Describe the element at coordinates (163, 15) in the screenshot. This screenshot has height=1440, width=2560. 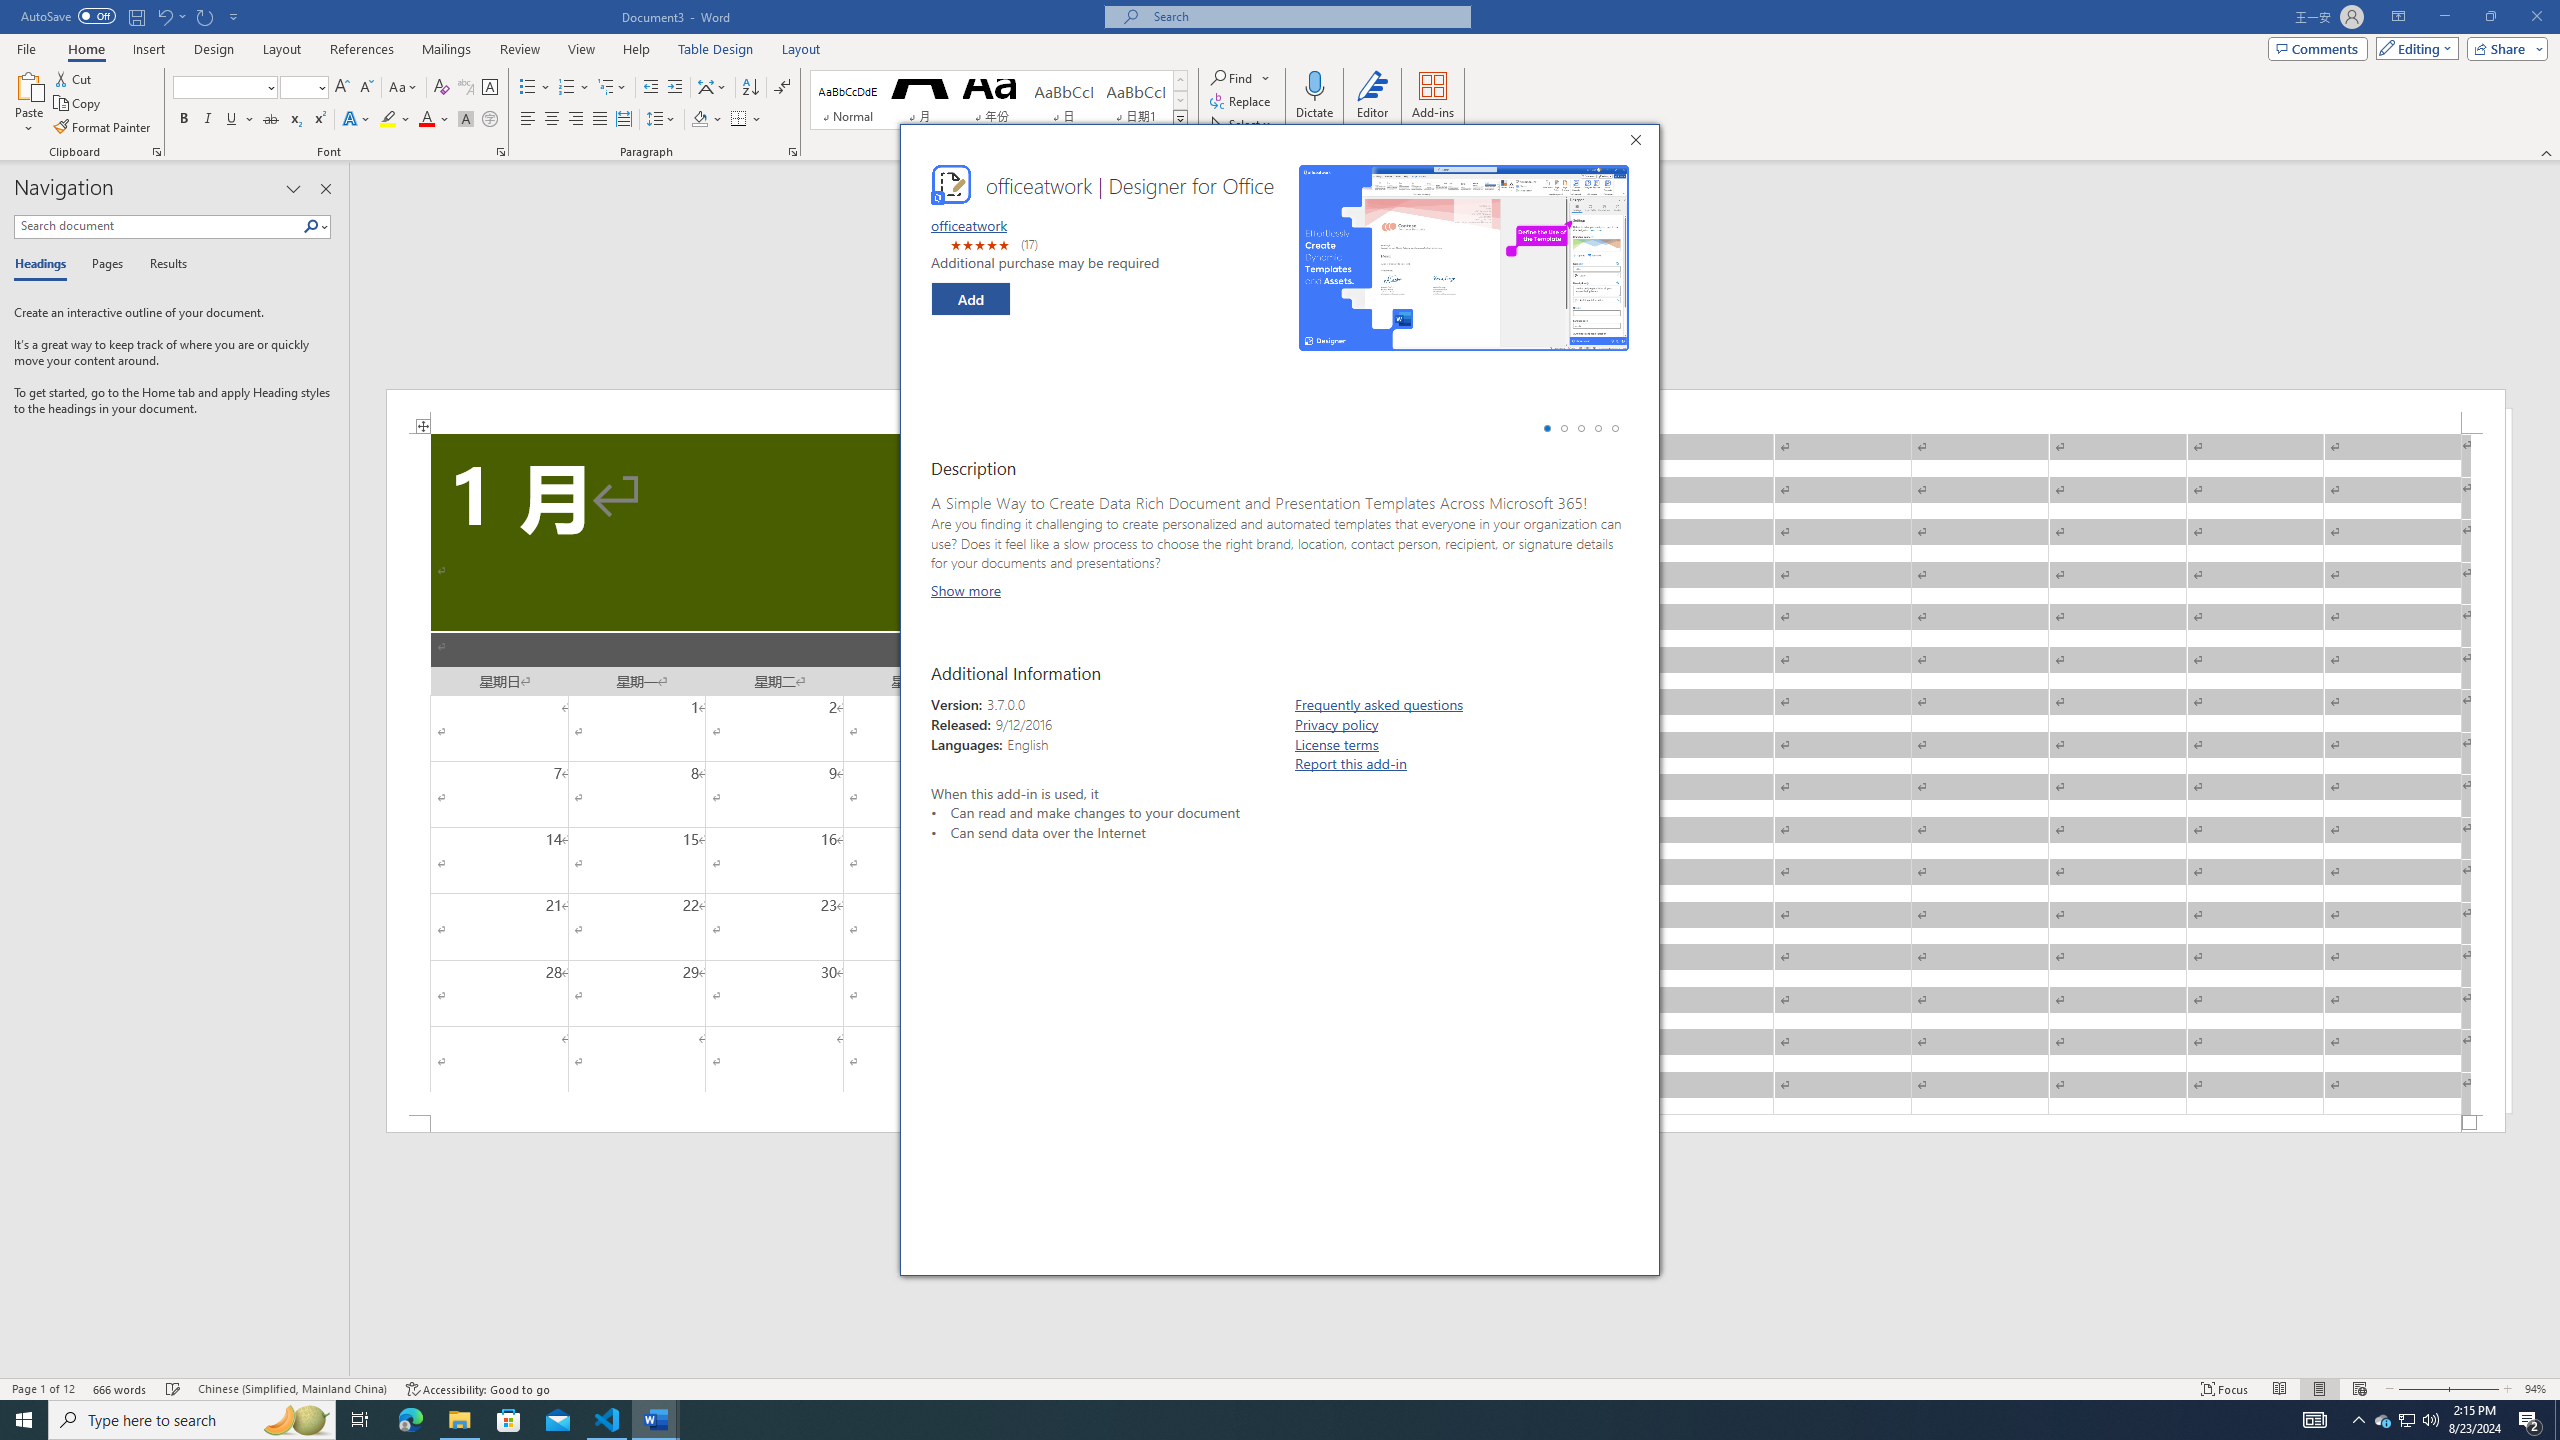
I see `'Undo Grow Font'` at that location.